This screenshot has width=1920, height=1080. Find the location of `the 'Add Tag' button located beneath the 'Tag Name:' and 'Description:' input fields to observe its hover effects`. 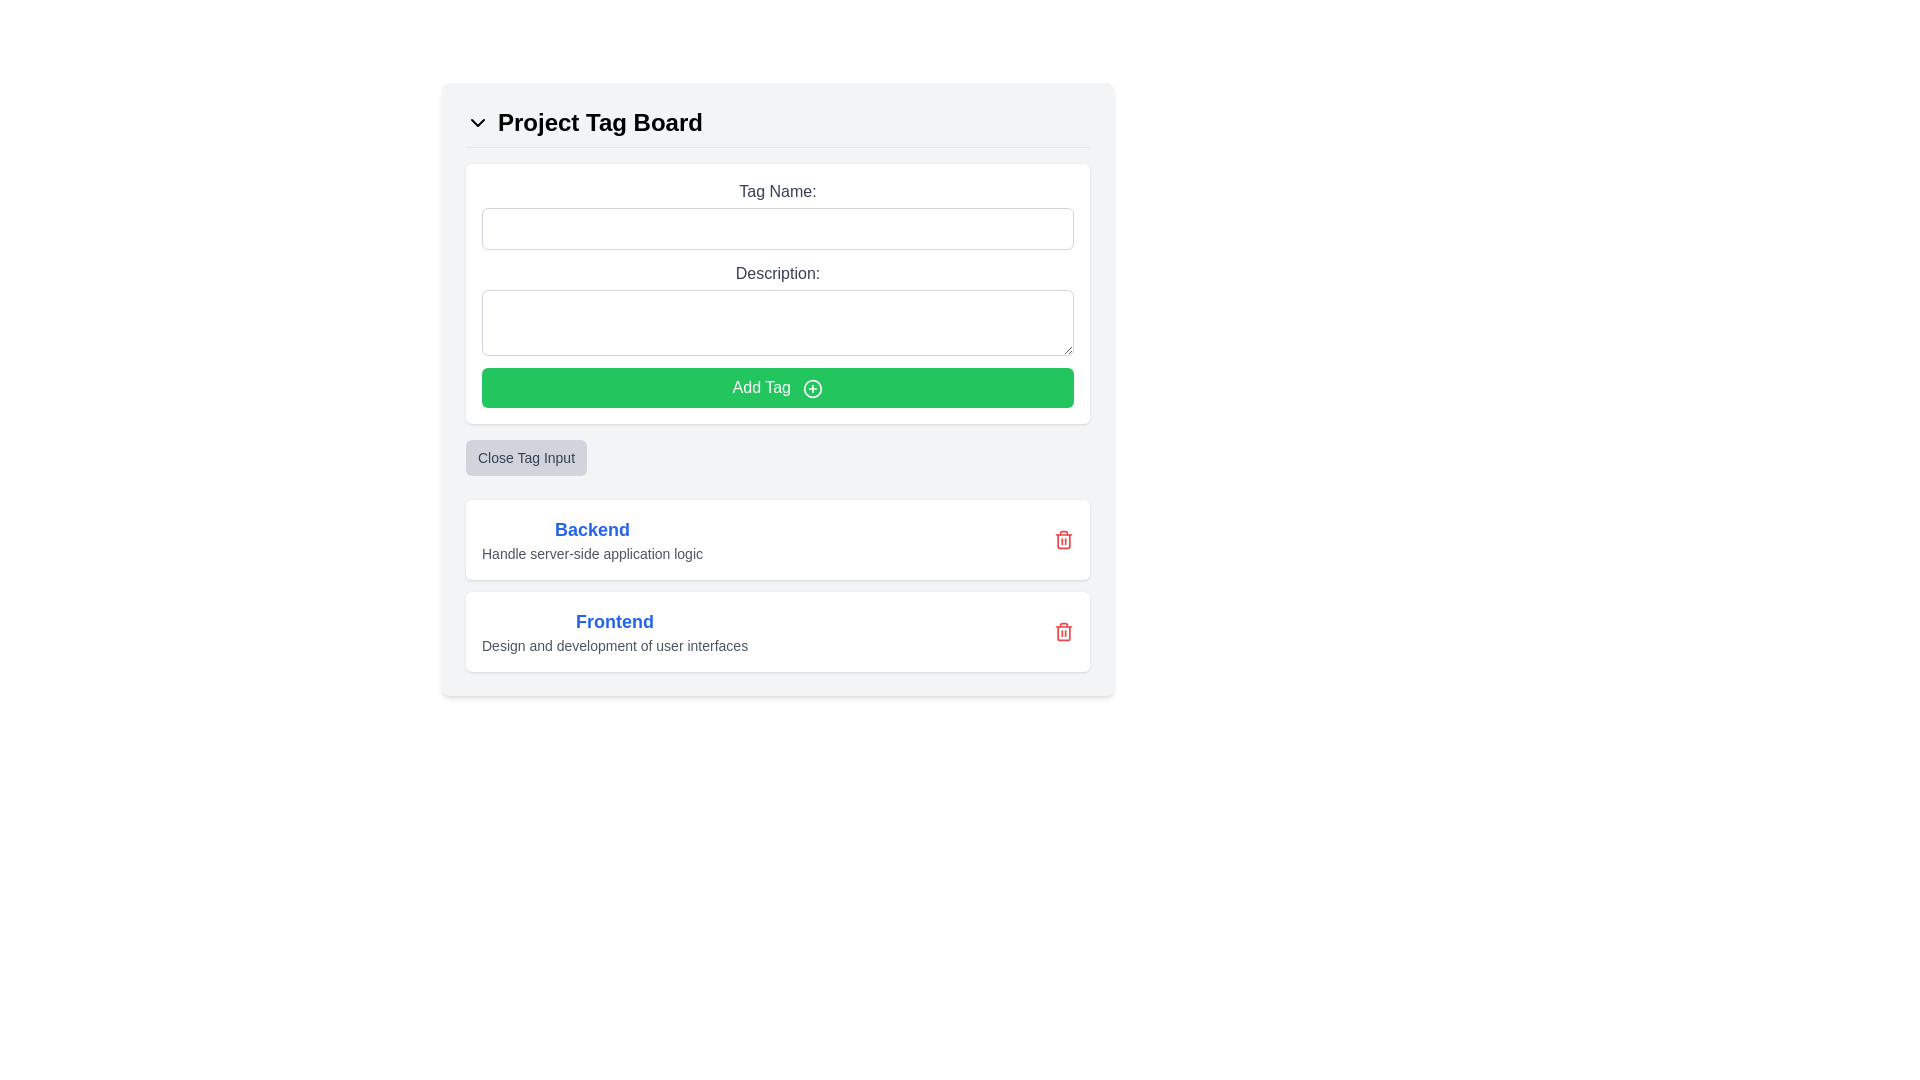

the 'Add Tag' button located beneath the 'Tag Name:' and 'Description:' input fields to observe its hover effects is located at coordinates (776, 388).